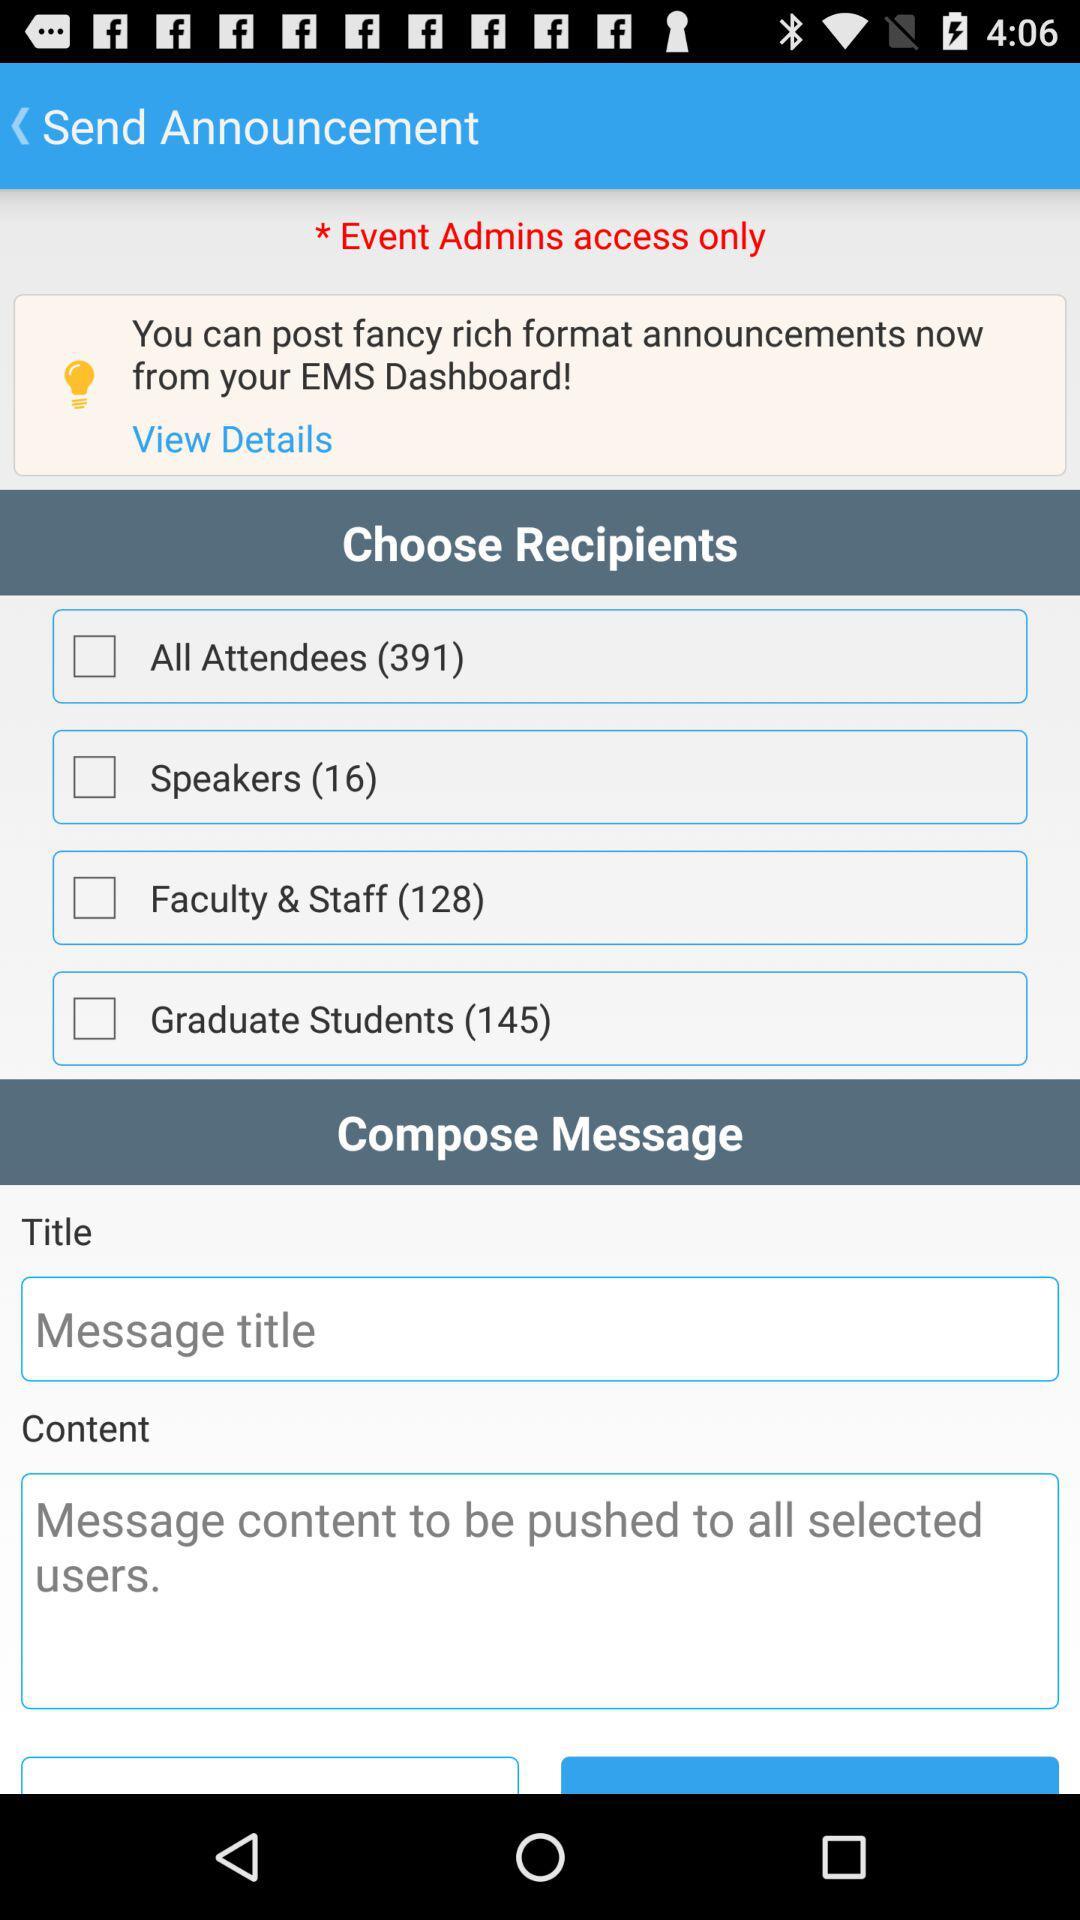 This screenshot has width=1080, height=1920. Describe the element at coordinates (231, 436) in the screenshot. I see `the item above the choose recipients item` at that location.